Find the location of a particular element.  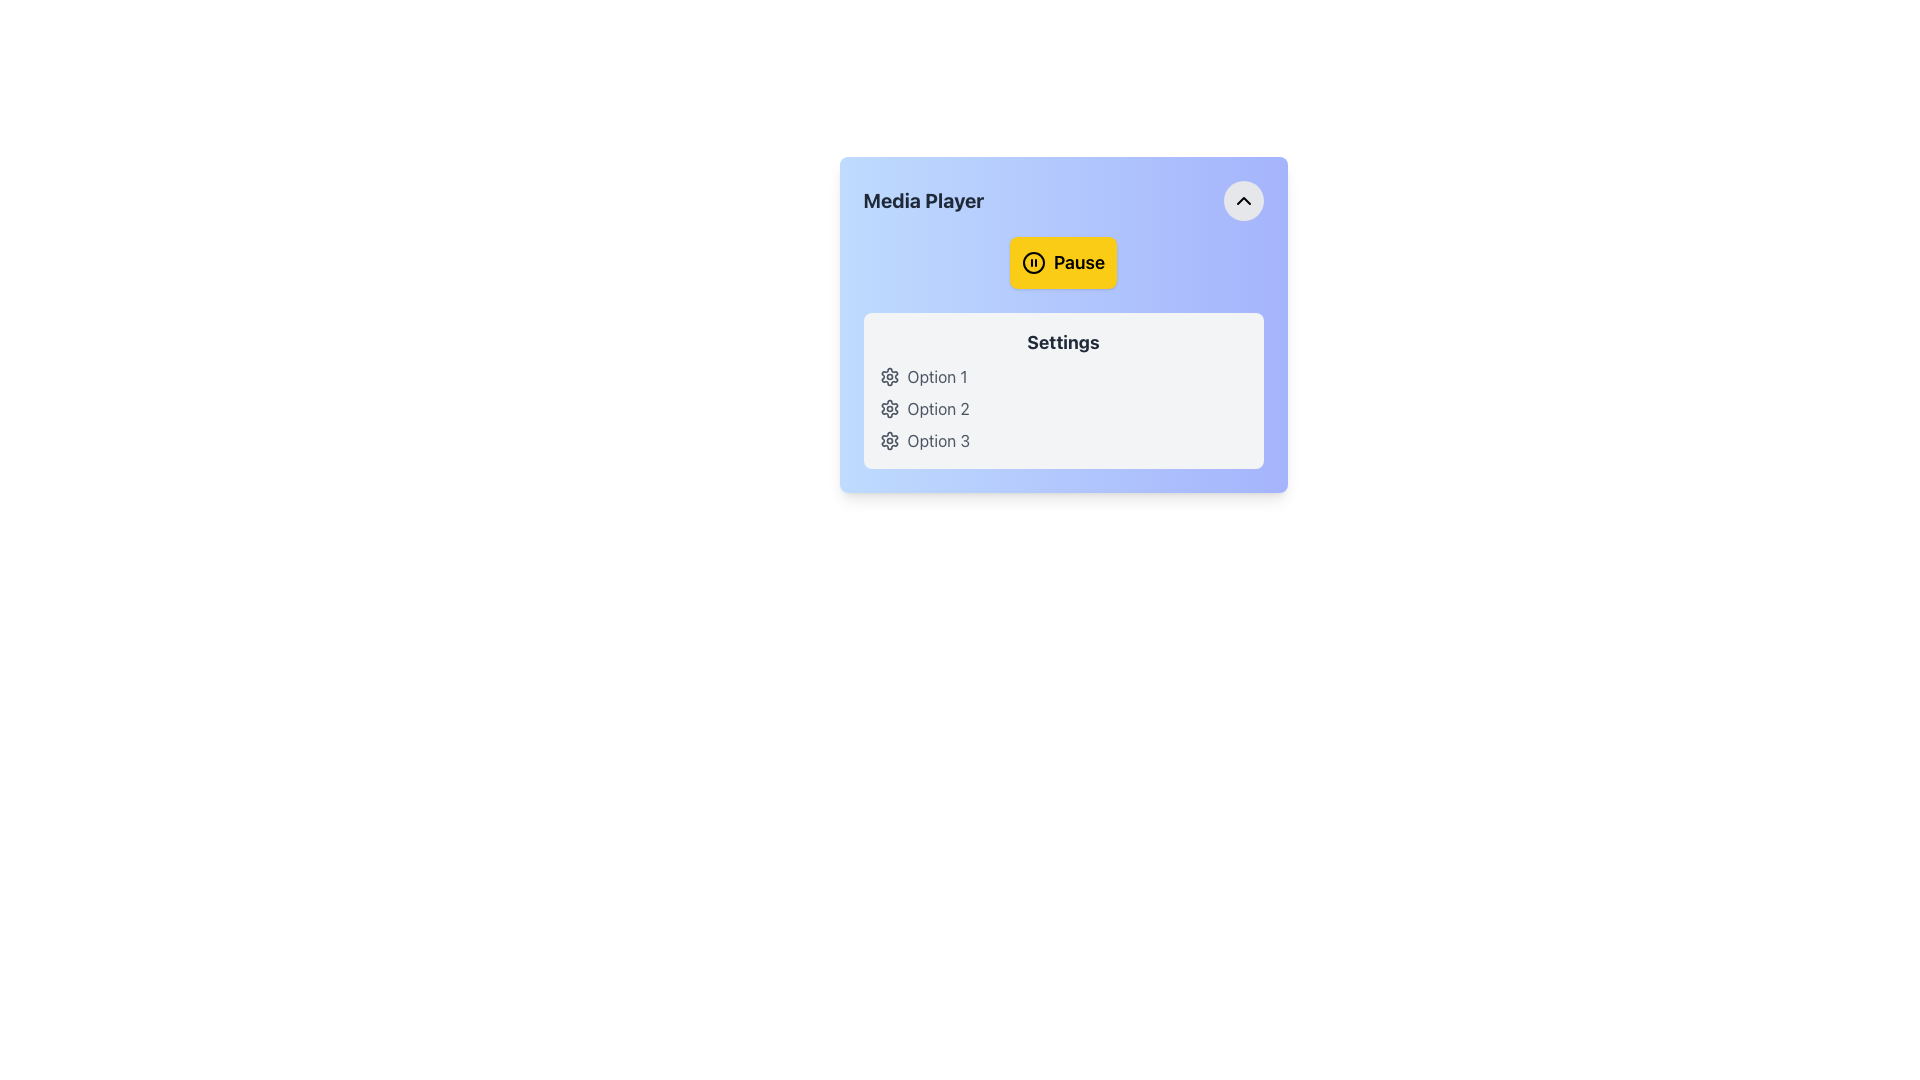

the gear-shaped icon with a gray outline located next to the text 'Option 1' in the 'Settings' section is located at coordinates (888, 377).